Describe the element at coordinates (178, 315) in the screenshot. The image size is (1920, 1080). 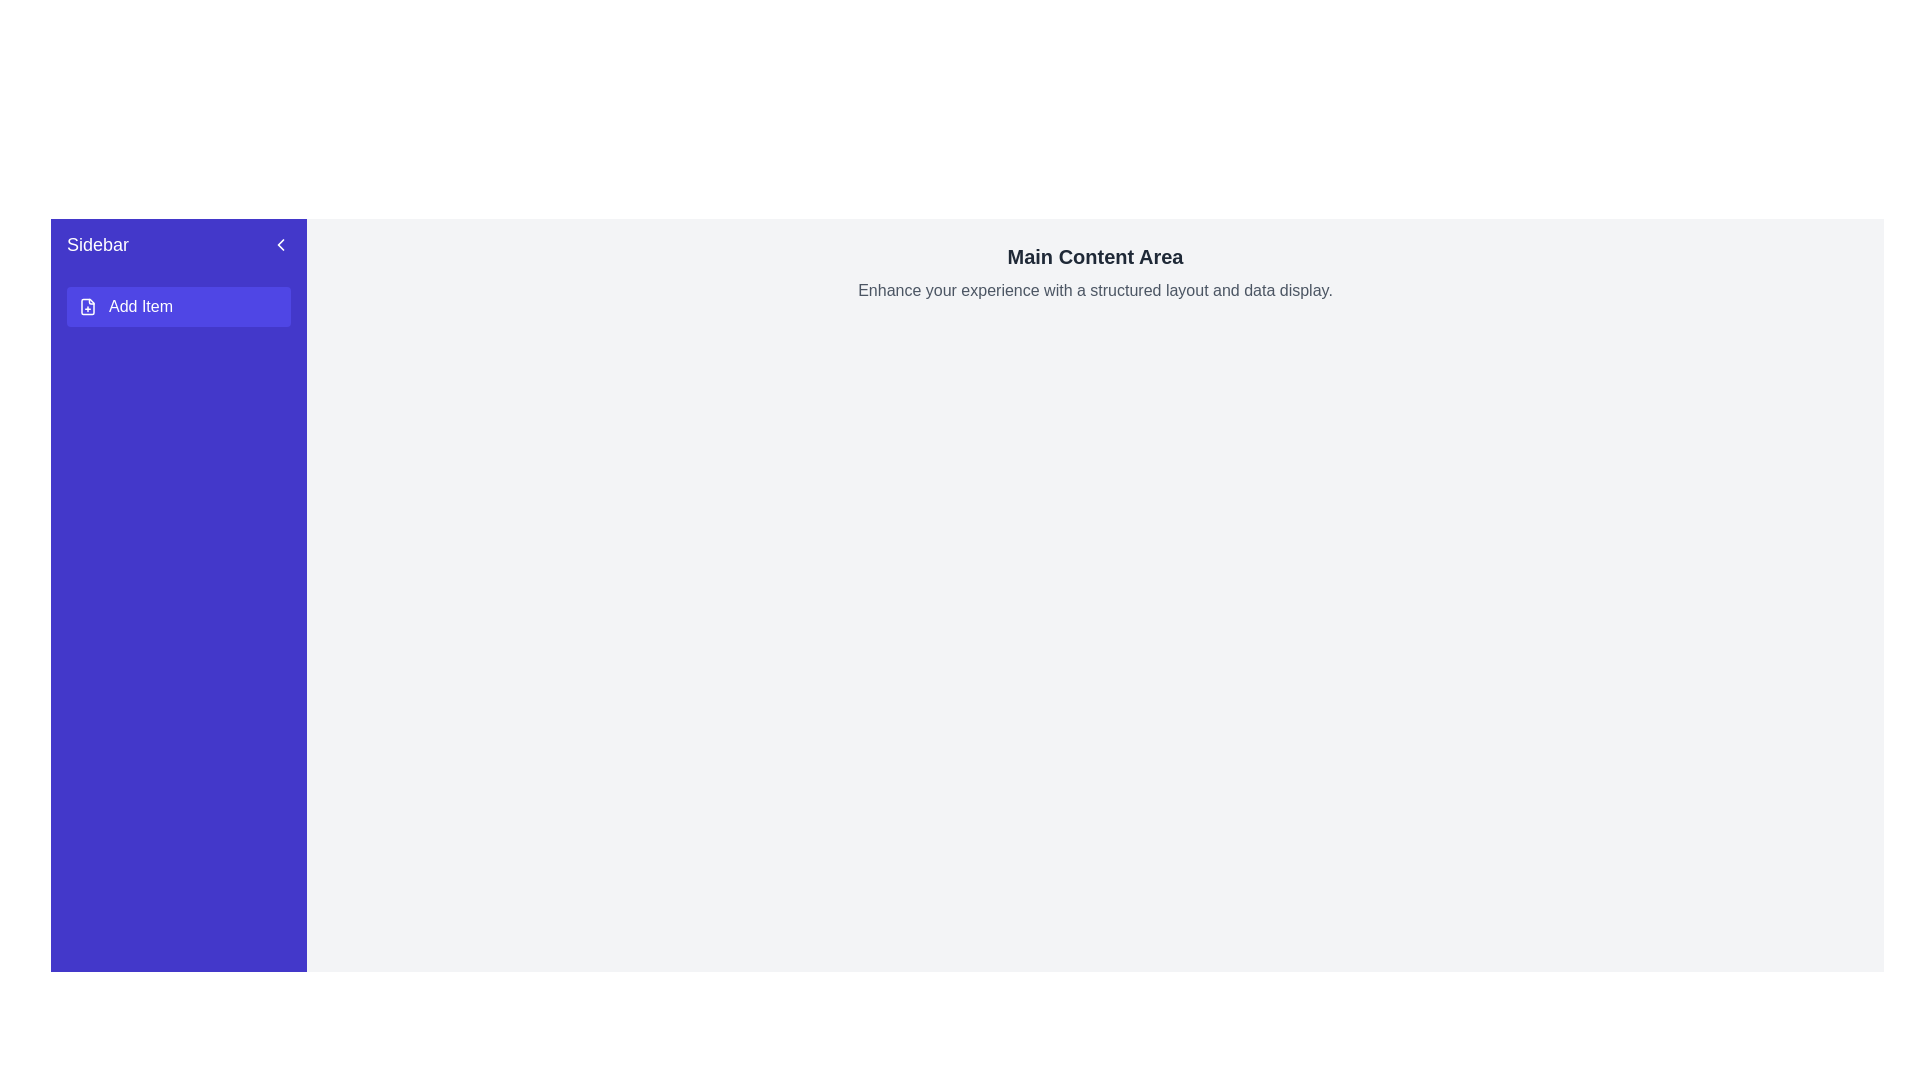
I see `the 'Add New Item' button located in the sidebar, positioned below the 'Sidebar' title` at that location.